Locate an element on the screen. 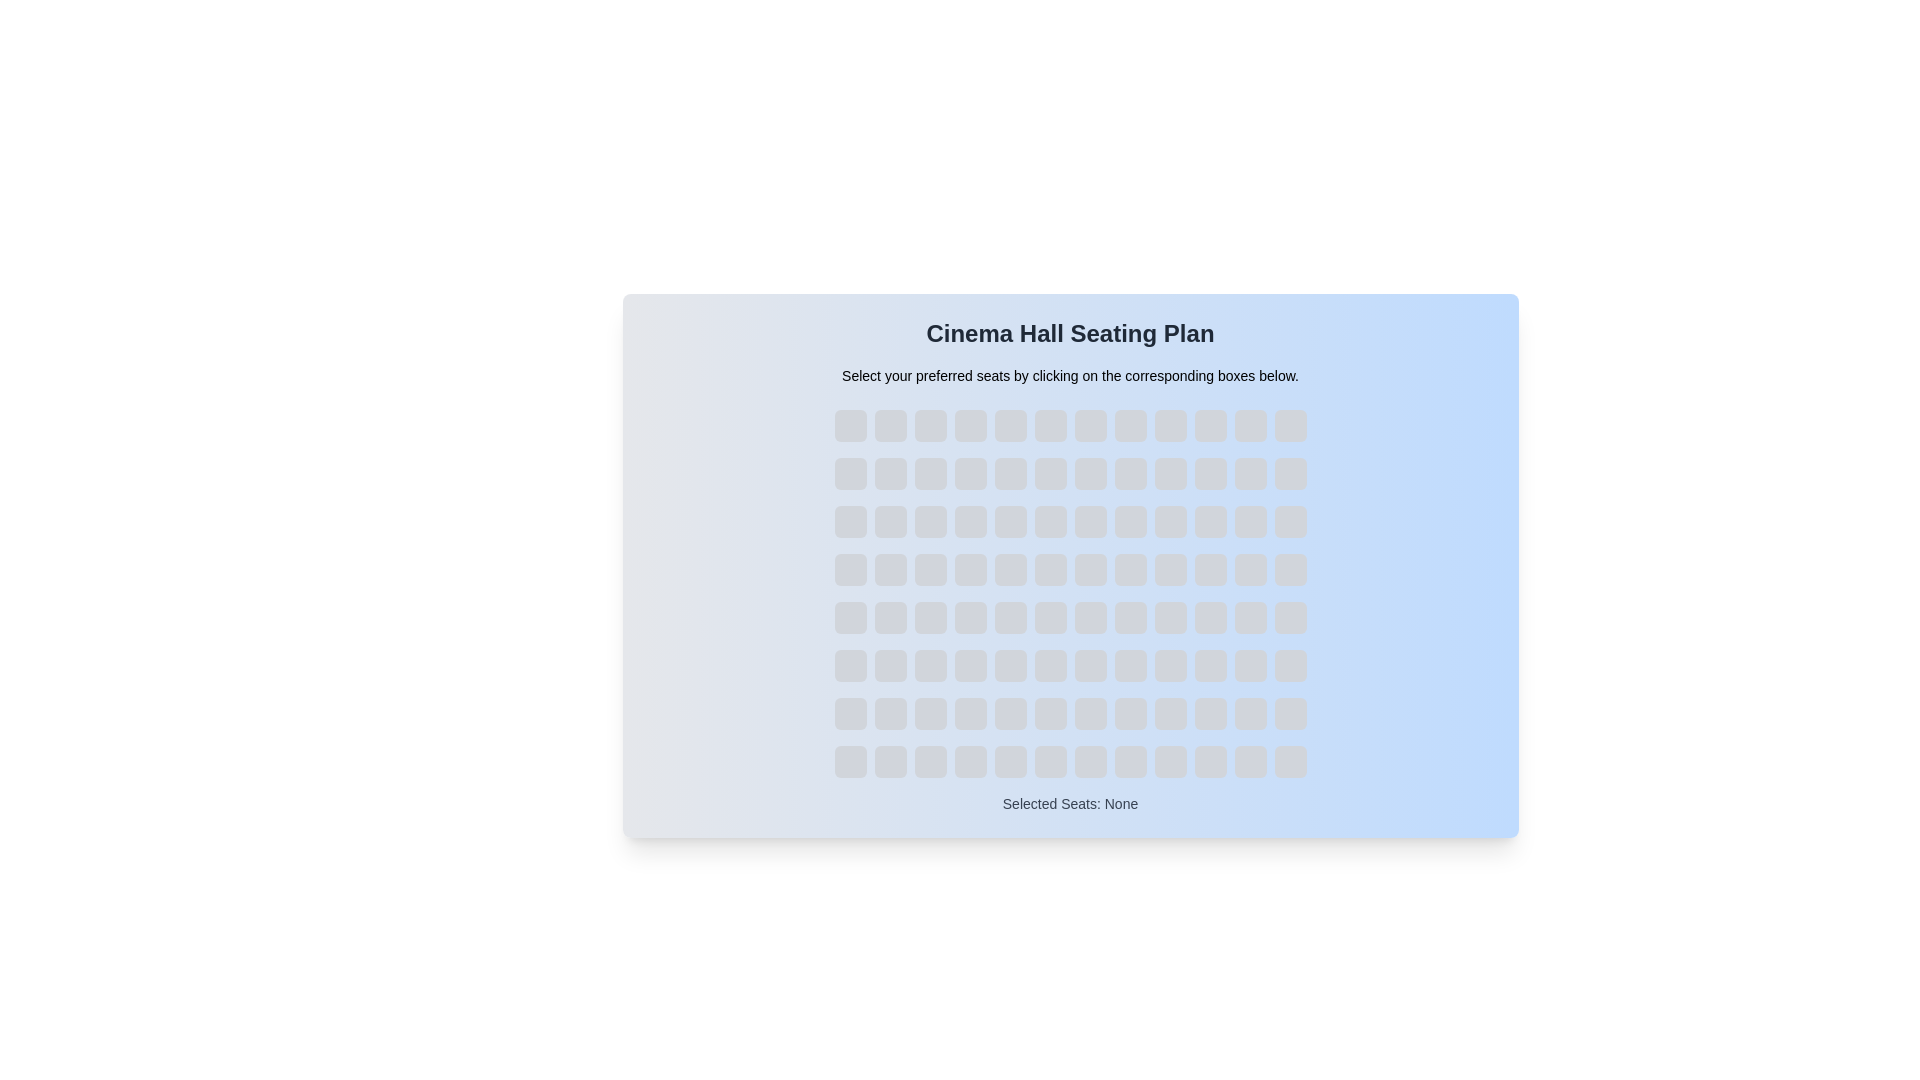 The height and width of the screenshot is (1080, 1920). the text element displaying the selected seats at the bottom of the component is located at coordinates (1069, 802).